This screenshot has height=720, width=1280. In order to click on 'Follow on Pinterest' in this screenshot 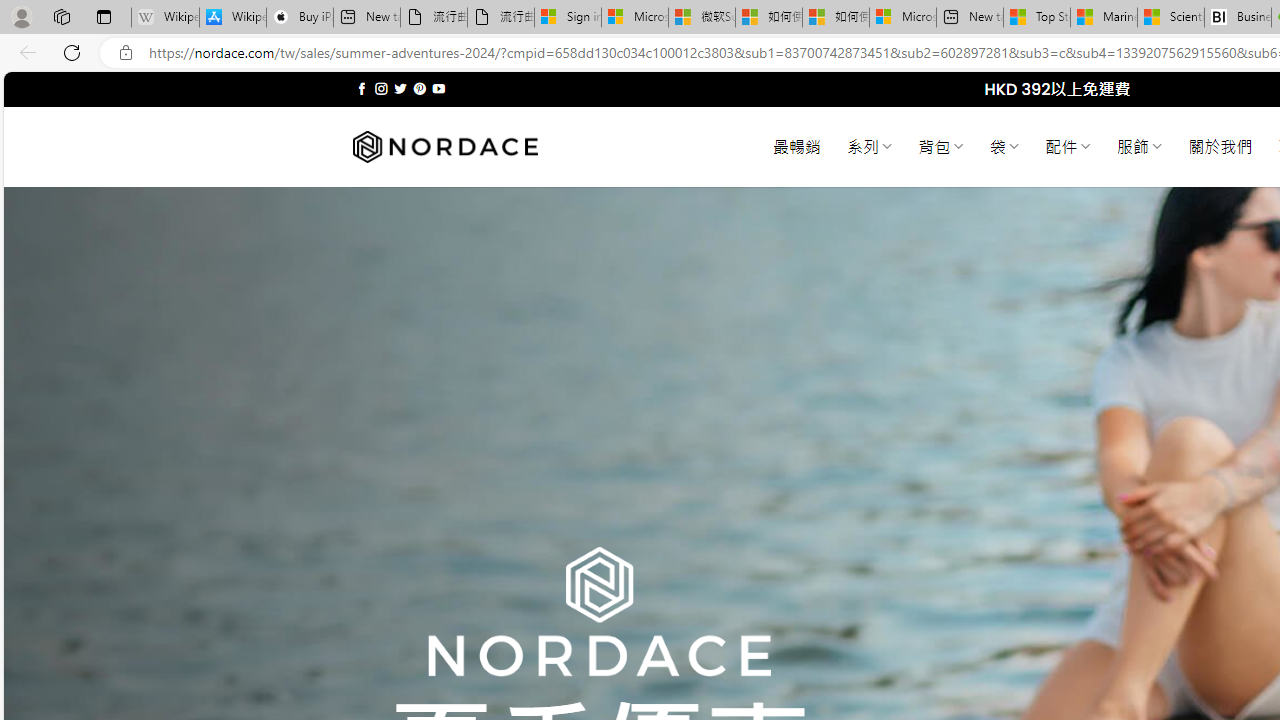, I will do `click(418, 88)`.